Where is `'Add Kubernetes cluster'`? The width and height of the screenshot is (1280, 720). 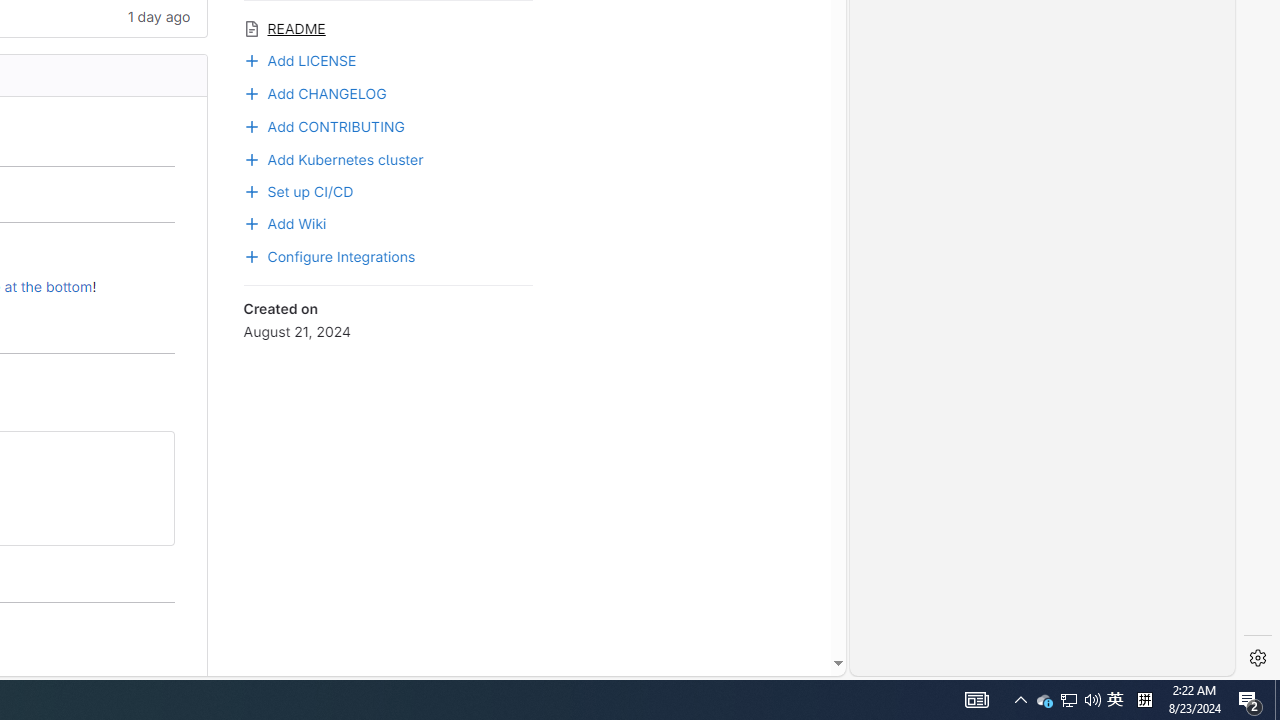
'Add Kubernetes cluster' is located at coordinates (387, 157).